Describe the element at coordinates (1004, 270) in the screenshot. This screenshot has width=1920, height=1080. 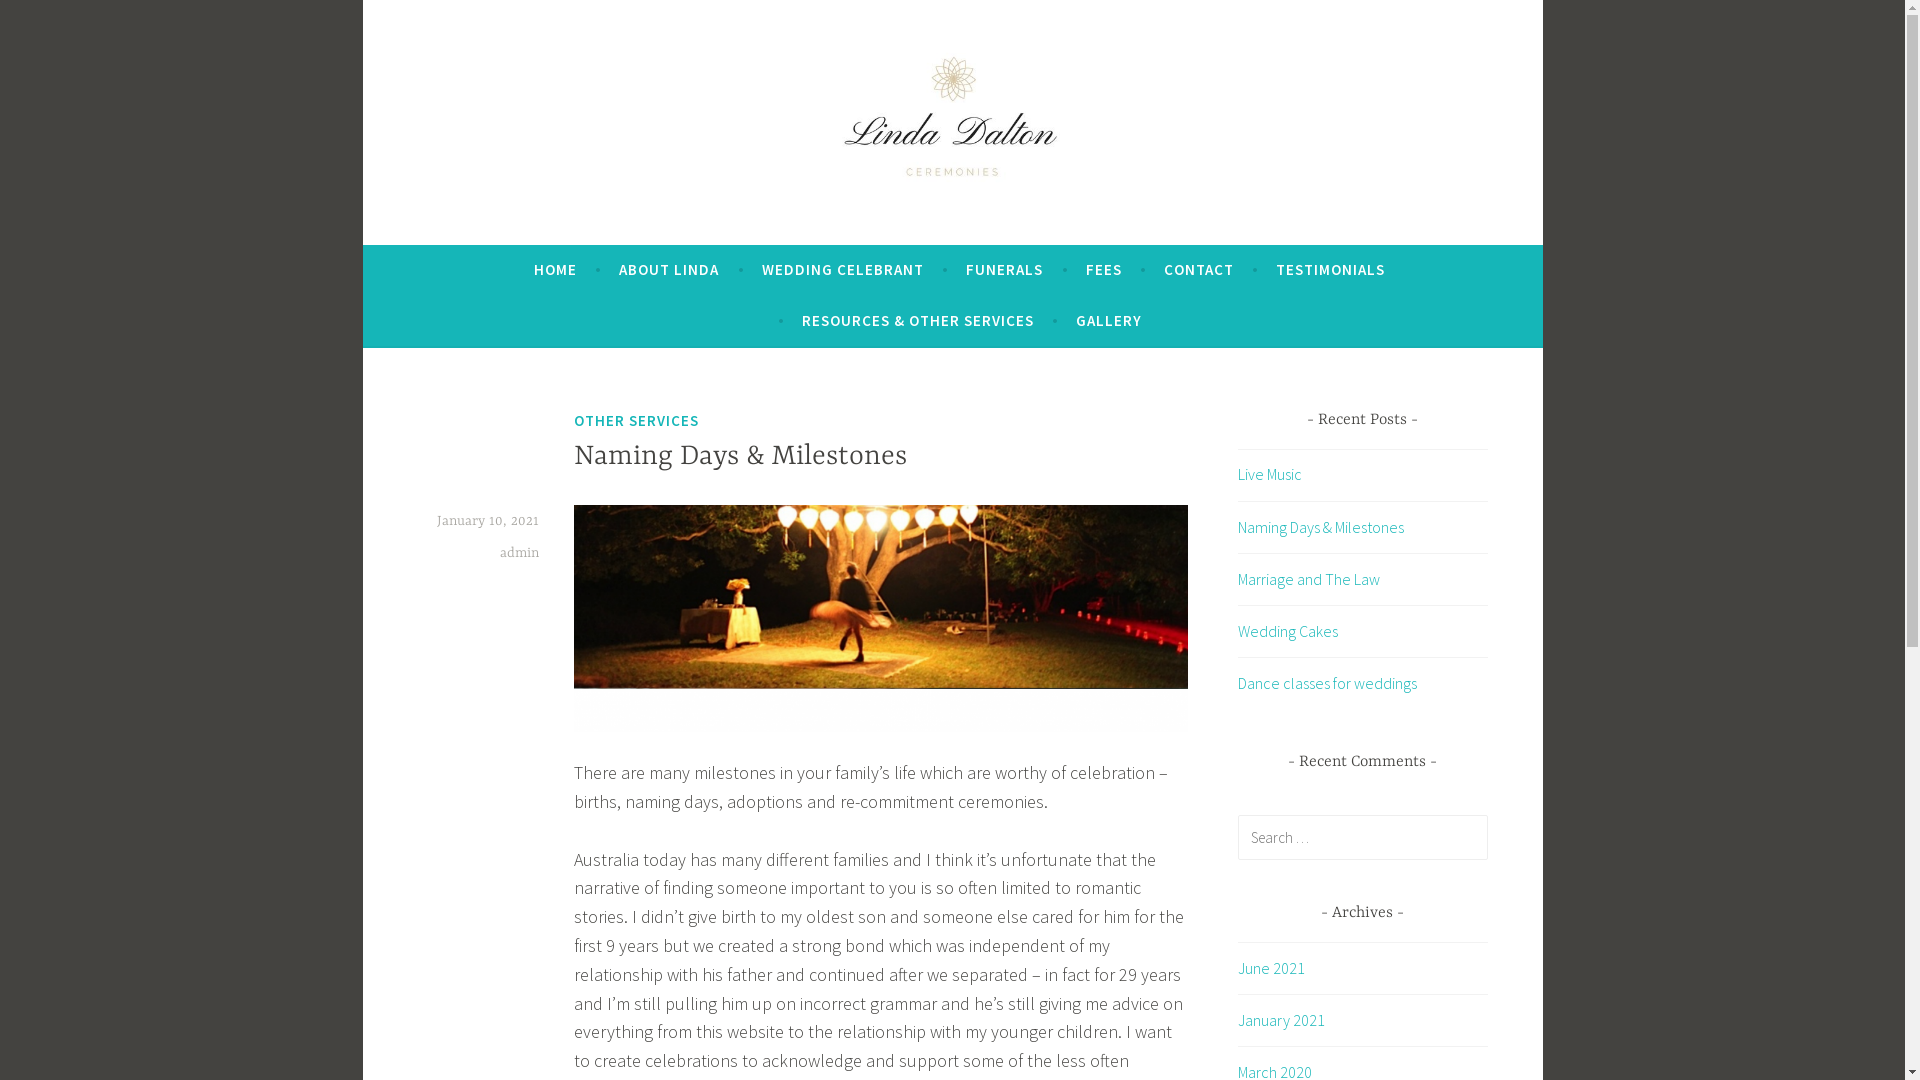
I see `'FUNERALS'` at that location.